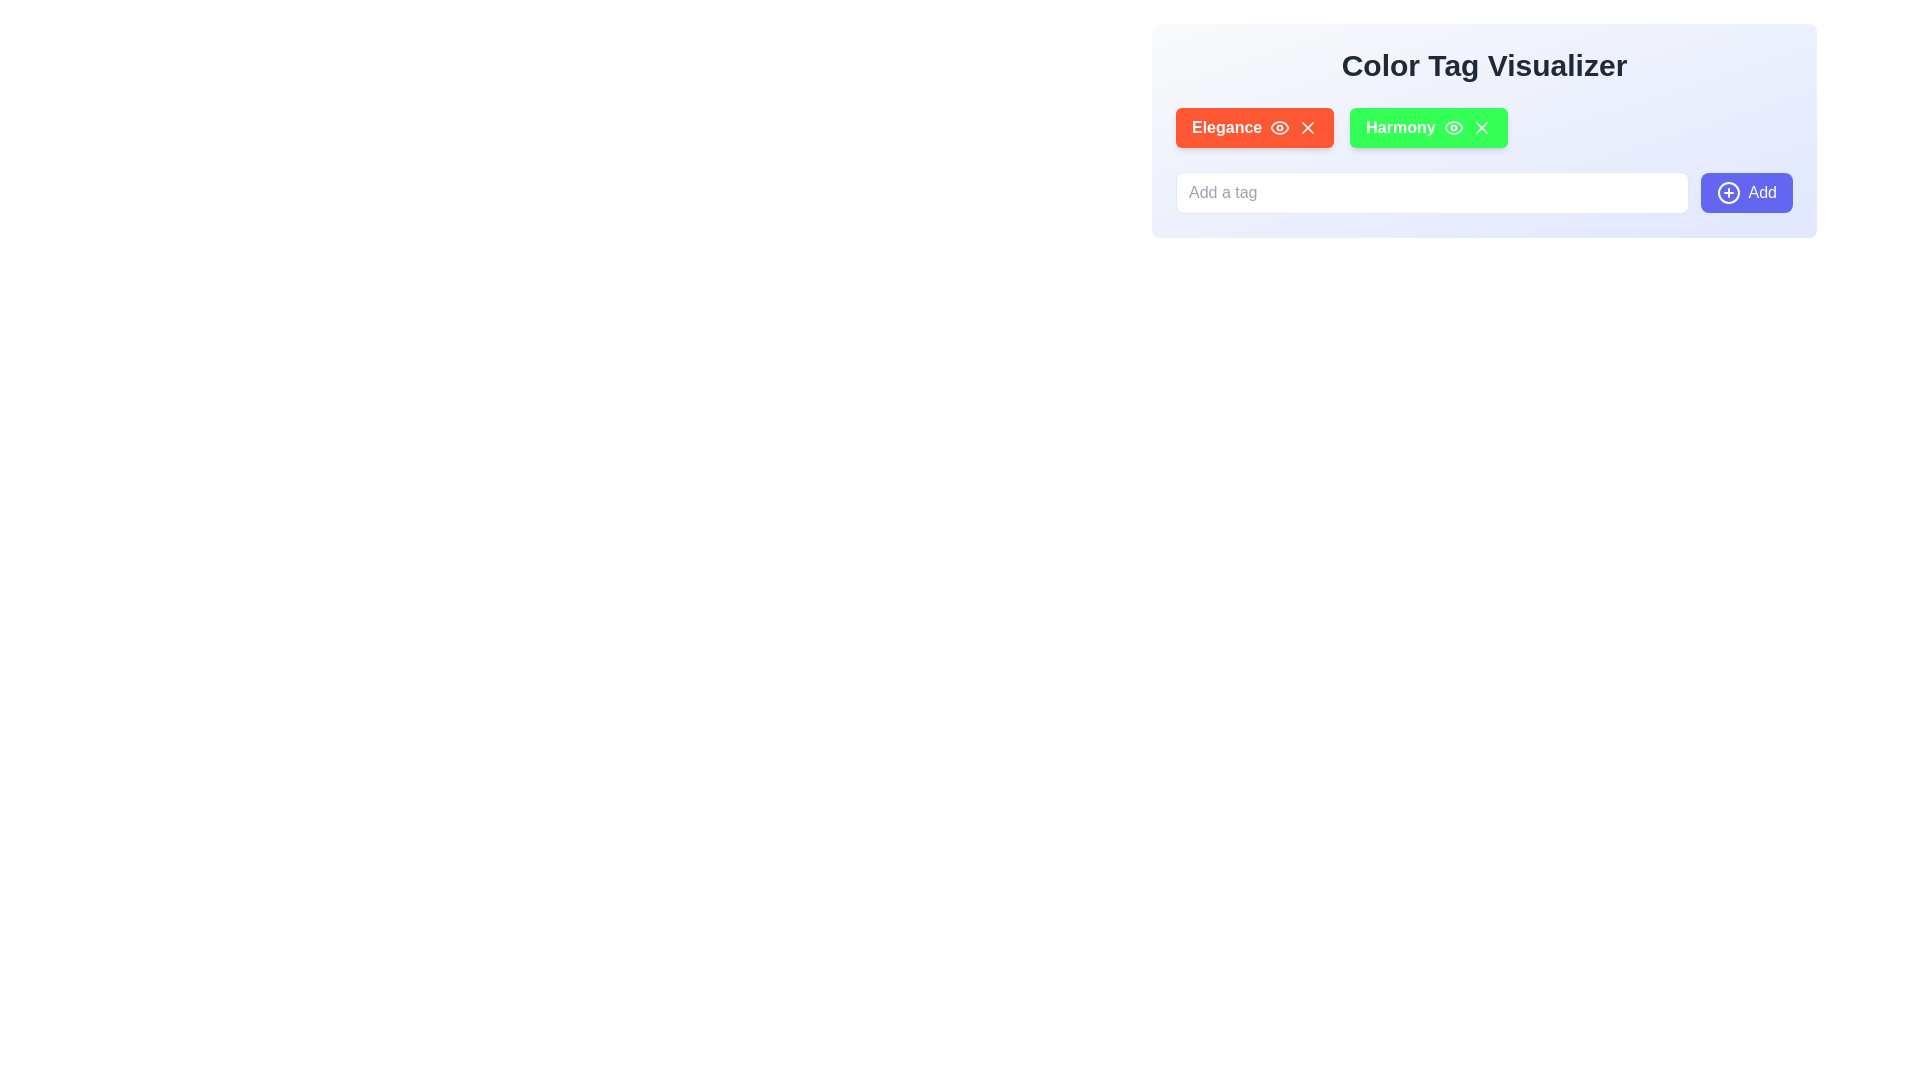 This screenshot has height=1080, width=1920. What do you see at coordinates (1280, 127) in the screenshot?
I see `the small eye-shaped icon with a curved outline and a circle` at bounding box center [1280, 127].